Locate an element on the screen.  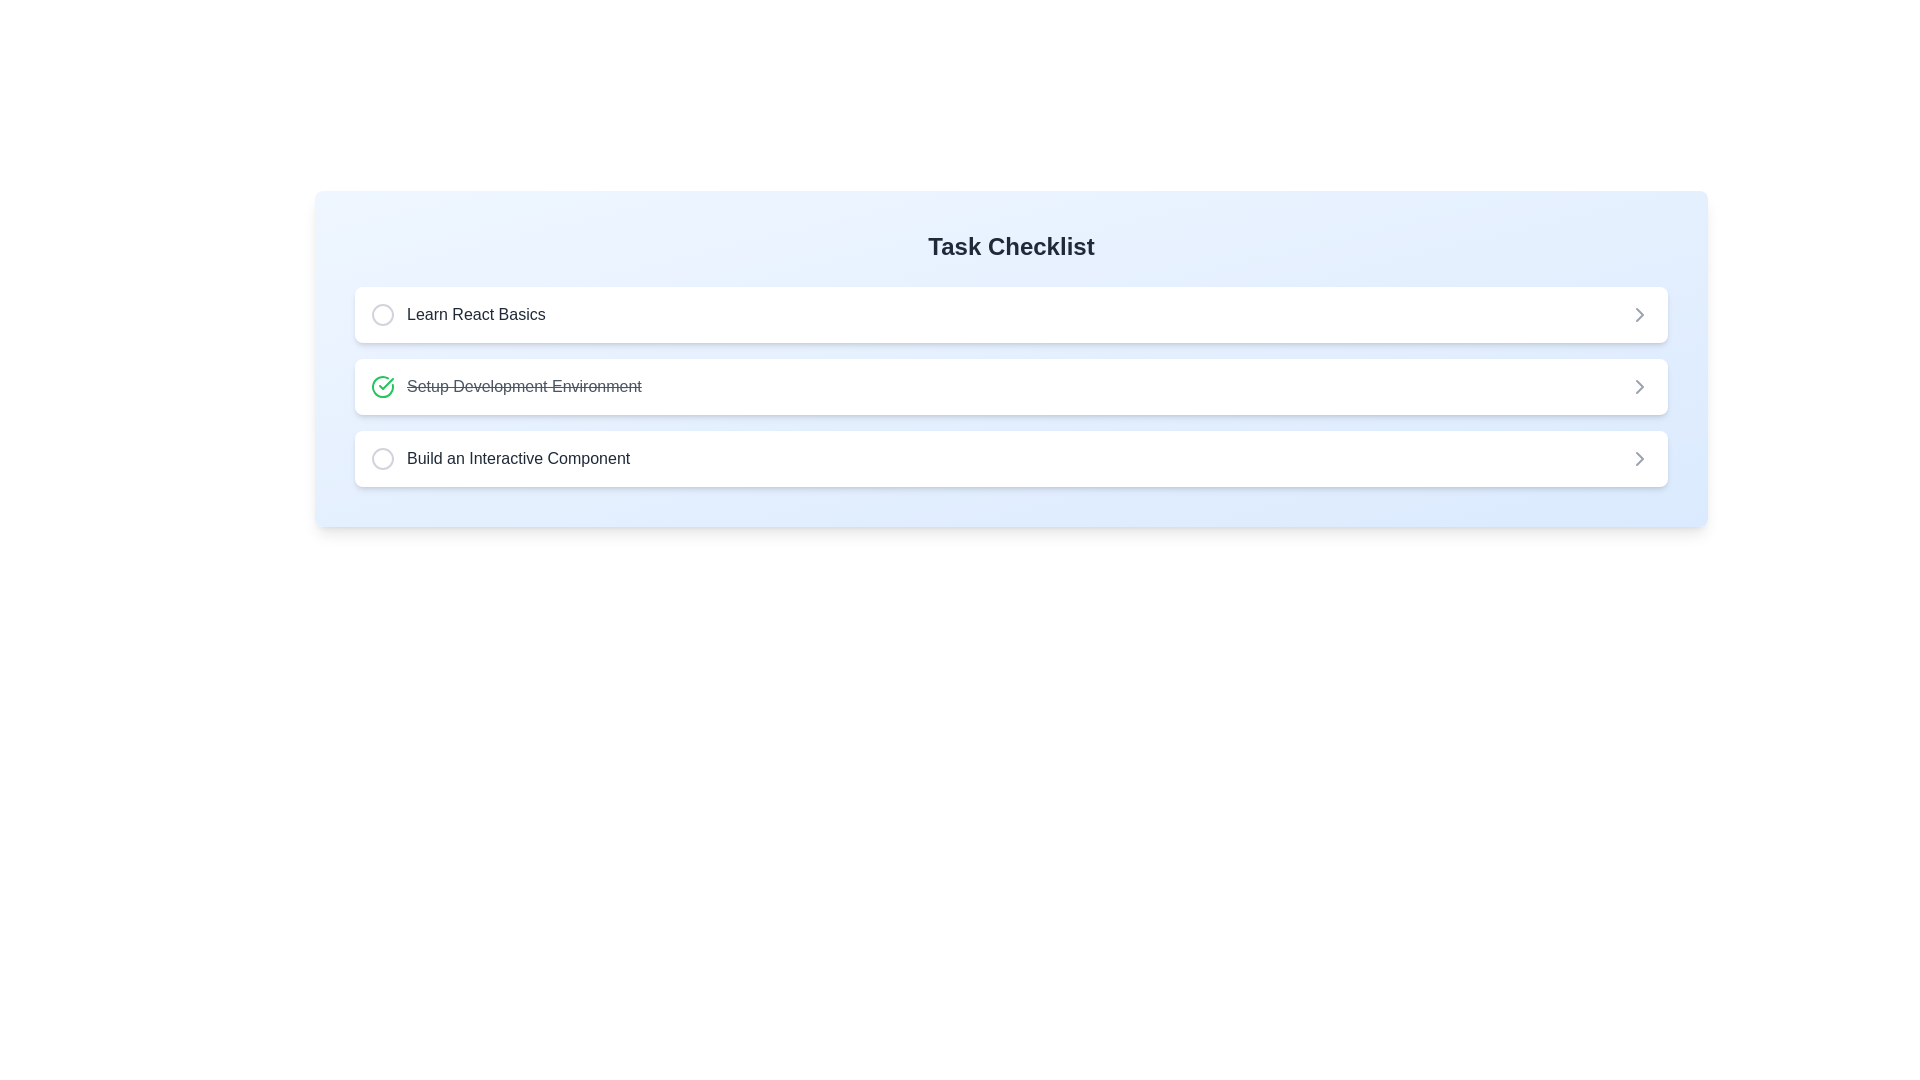
the text label that says 'Setup Development Environment' displayed in a strikethrough style with gray coloration, indicating a completed task within a checklist interface is located at coordinates (524, 386).